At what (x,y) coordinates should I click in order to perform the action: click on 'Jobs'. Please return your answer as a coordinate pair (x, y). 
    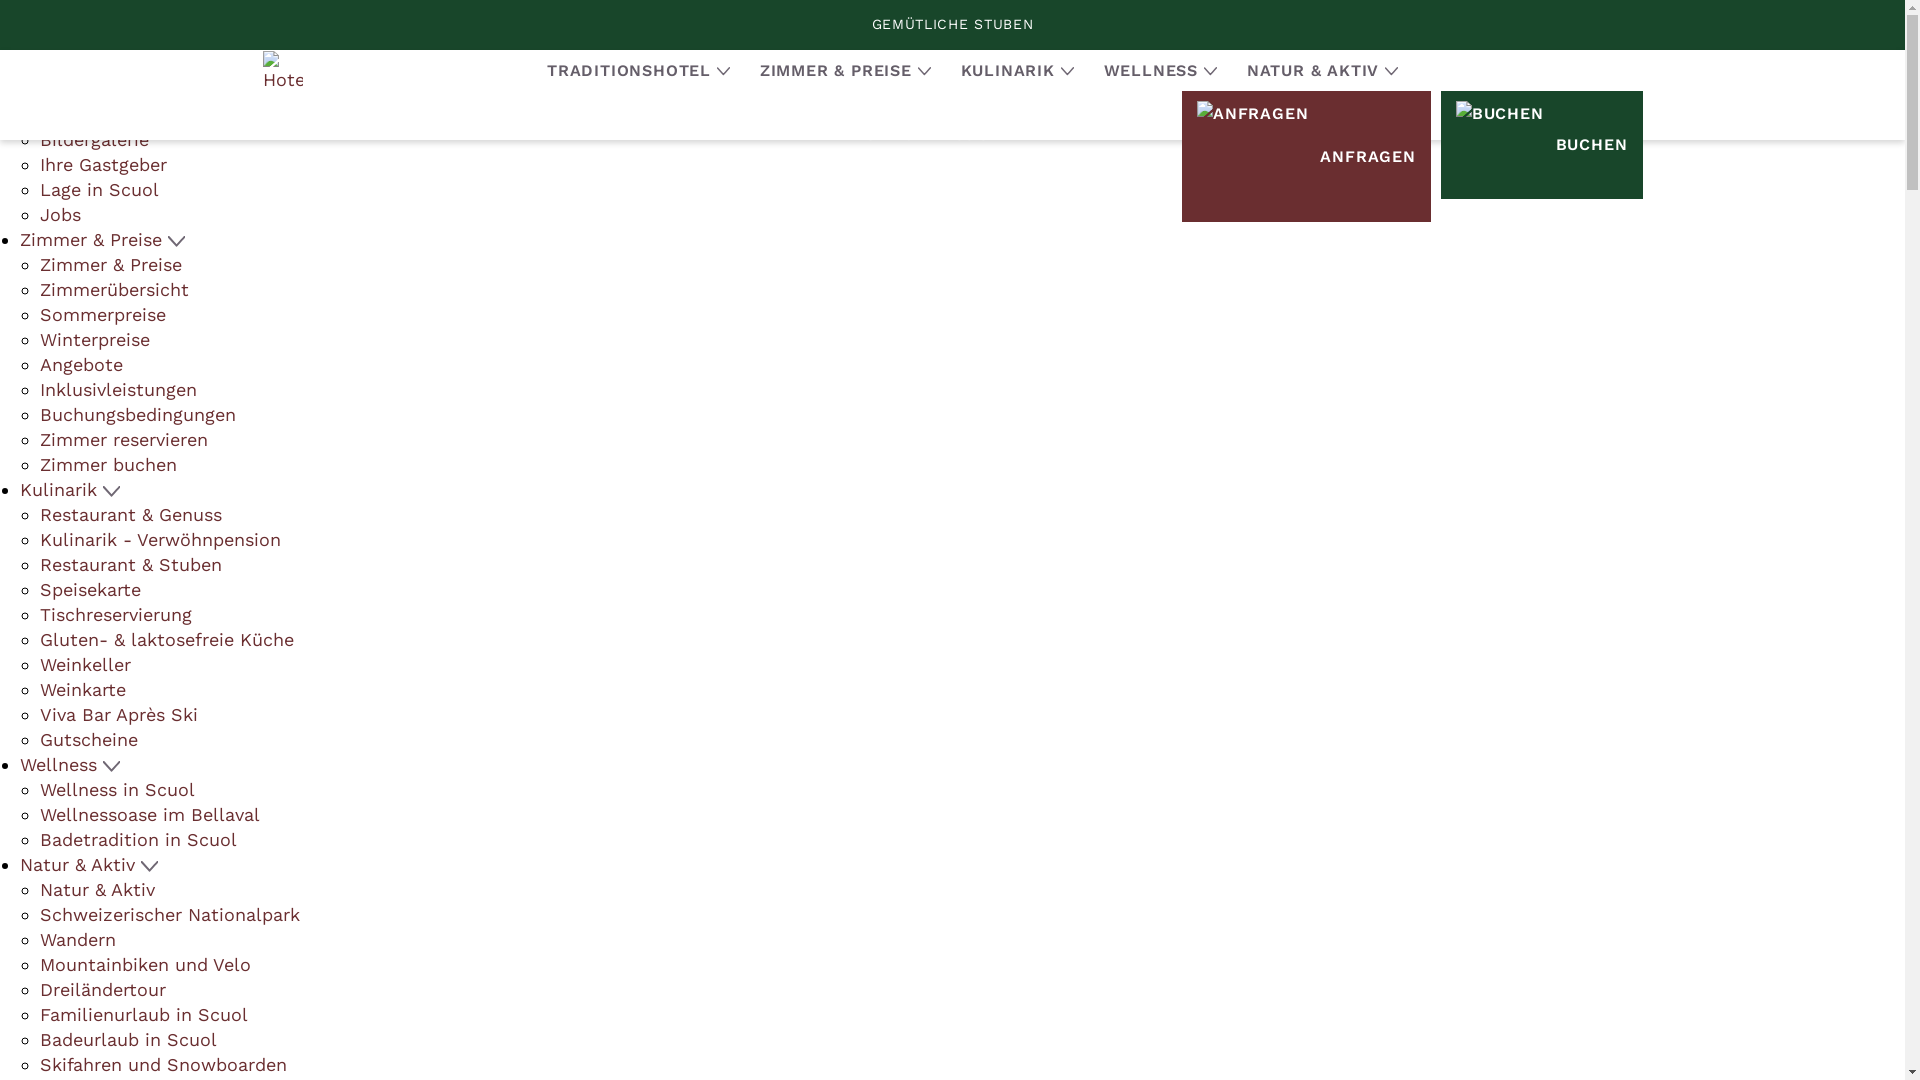
    Looking at the image, I should click on (60, 214).